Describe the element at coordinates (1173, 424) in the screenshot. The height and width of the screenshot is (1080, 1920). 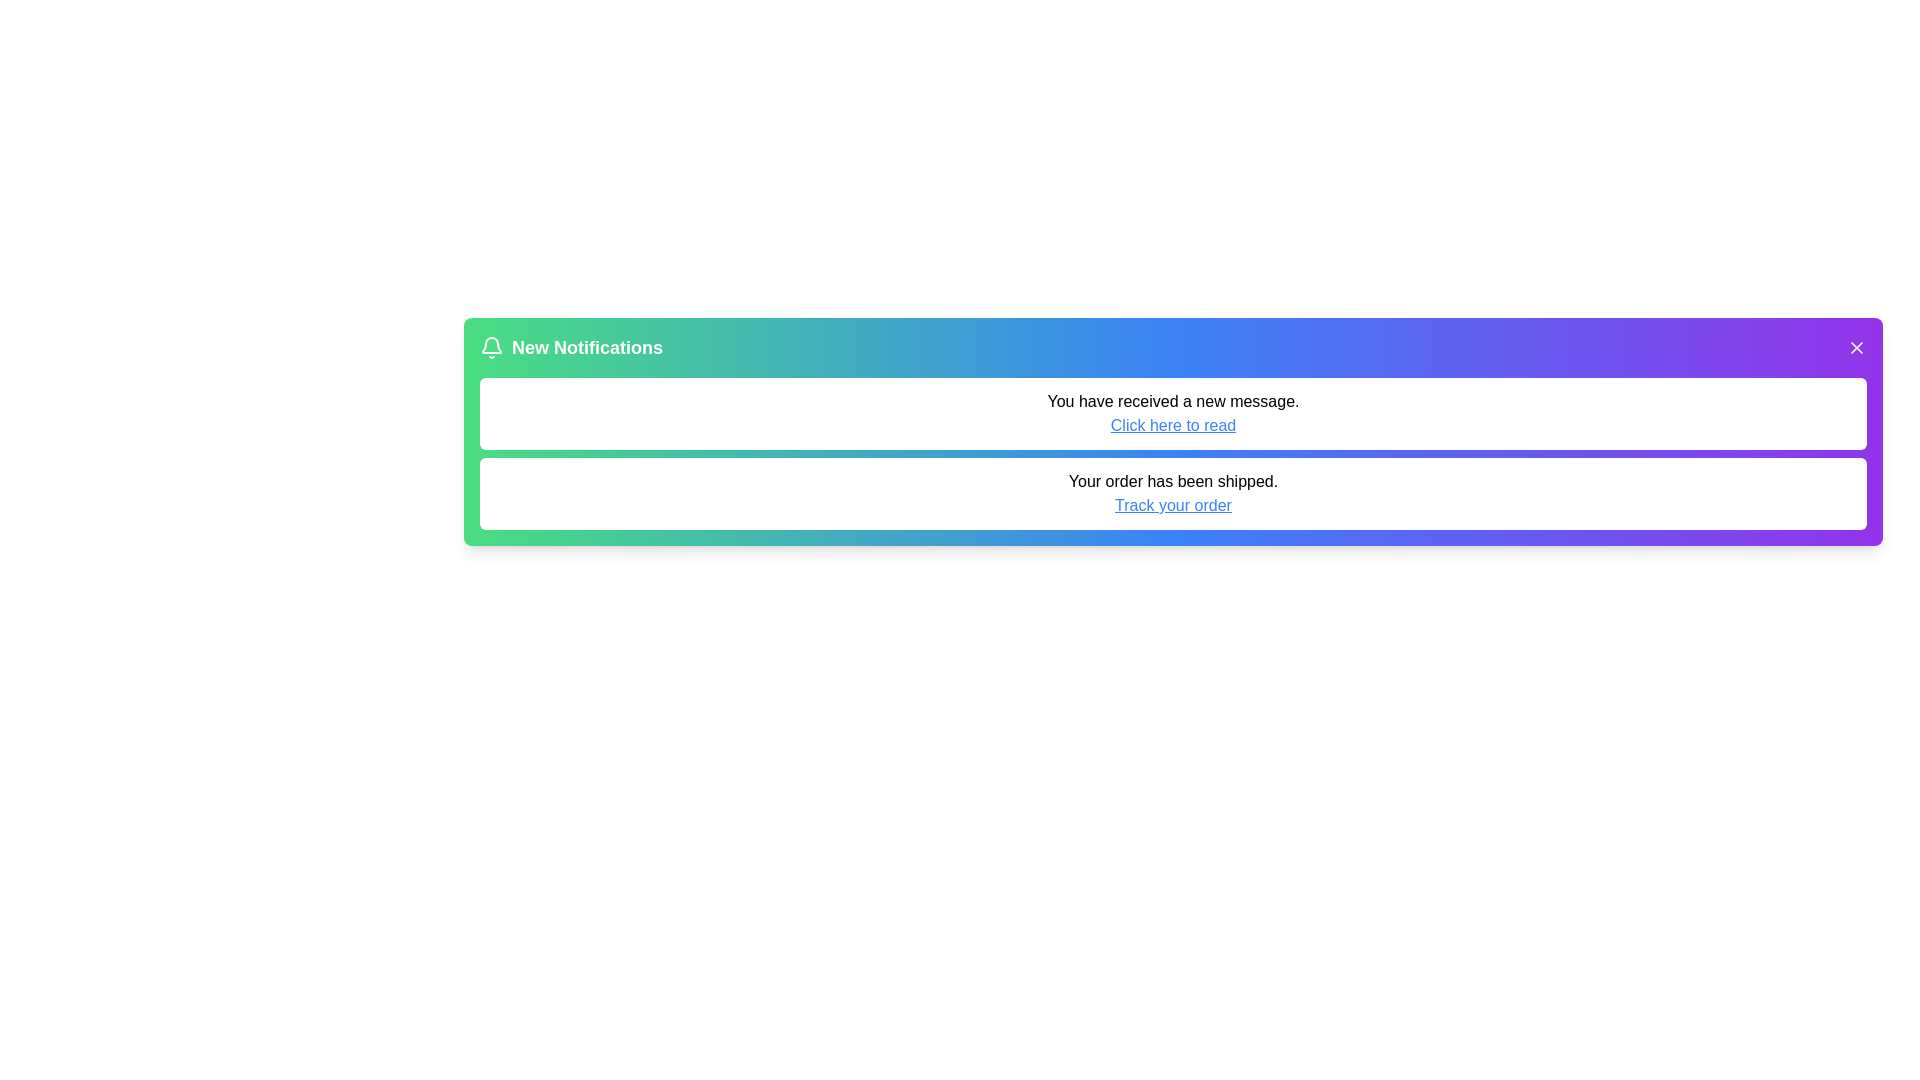
I see `the hyperlink located within the white-bordered notification box below the message 'You have received a new message.'` at that location.